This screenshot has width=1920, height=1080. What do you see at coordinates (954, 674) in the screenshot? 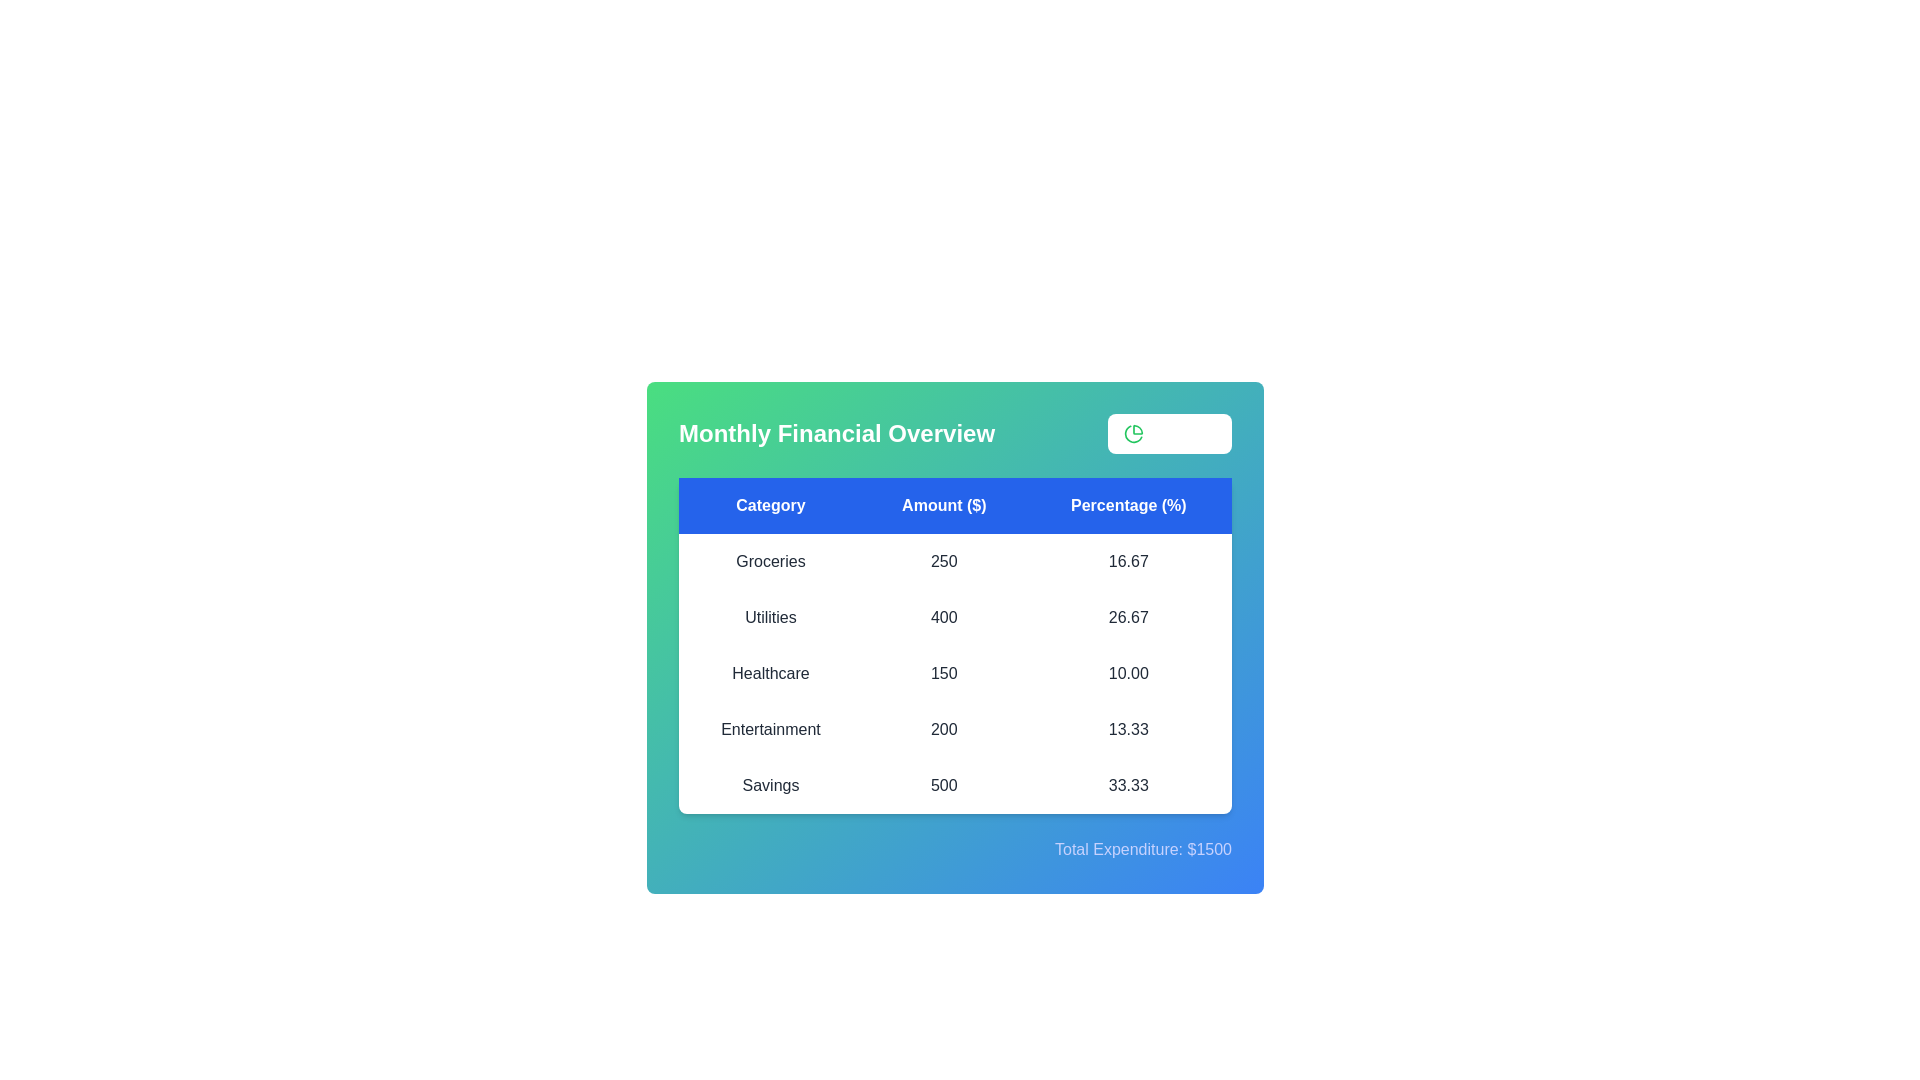
I see `the table row corresponding to Healthcare` at bounding box center [954, 674].